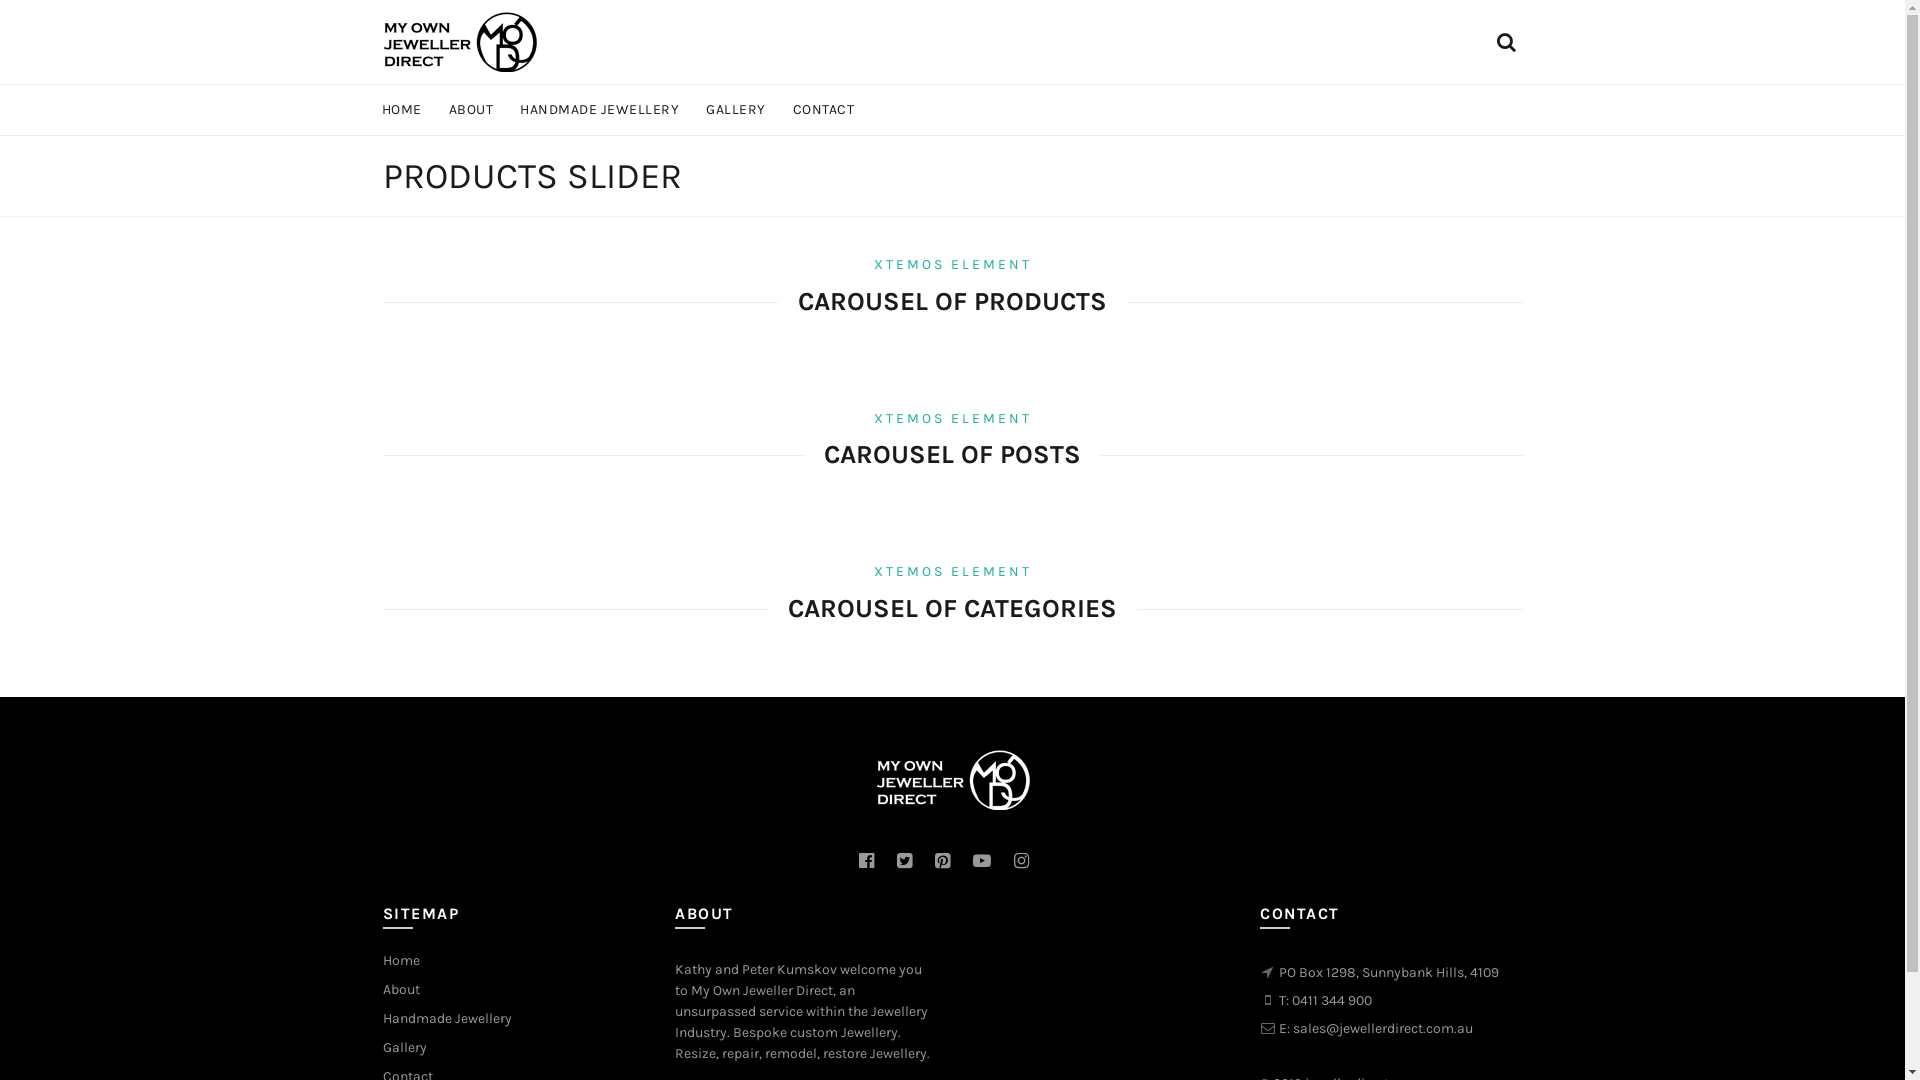 The height and width of the screenshot is (1080, 1920). What do you see at coordinates (734, 110) in the screenshot?
I see `'GALLERY'` at bounding box center [734, 110].